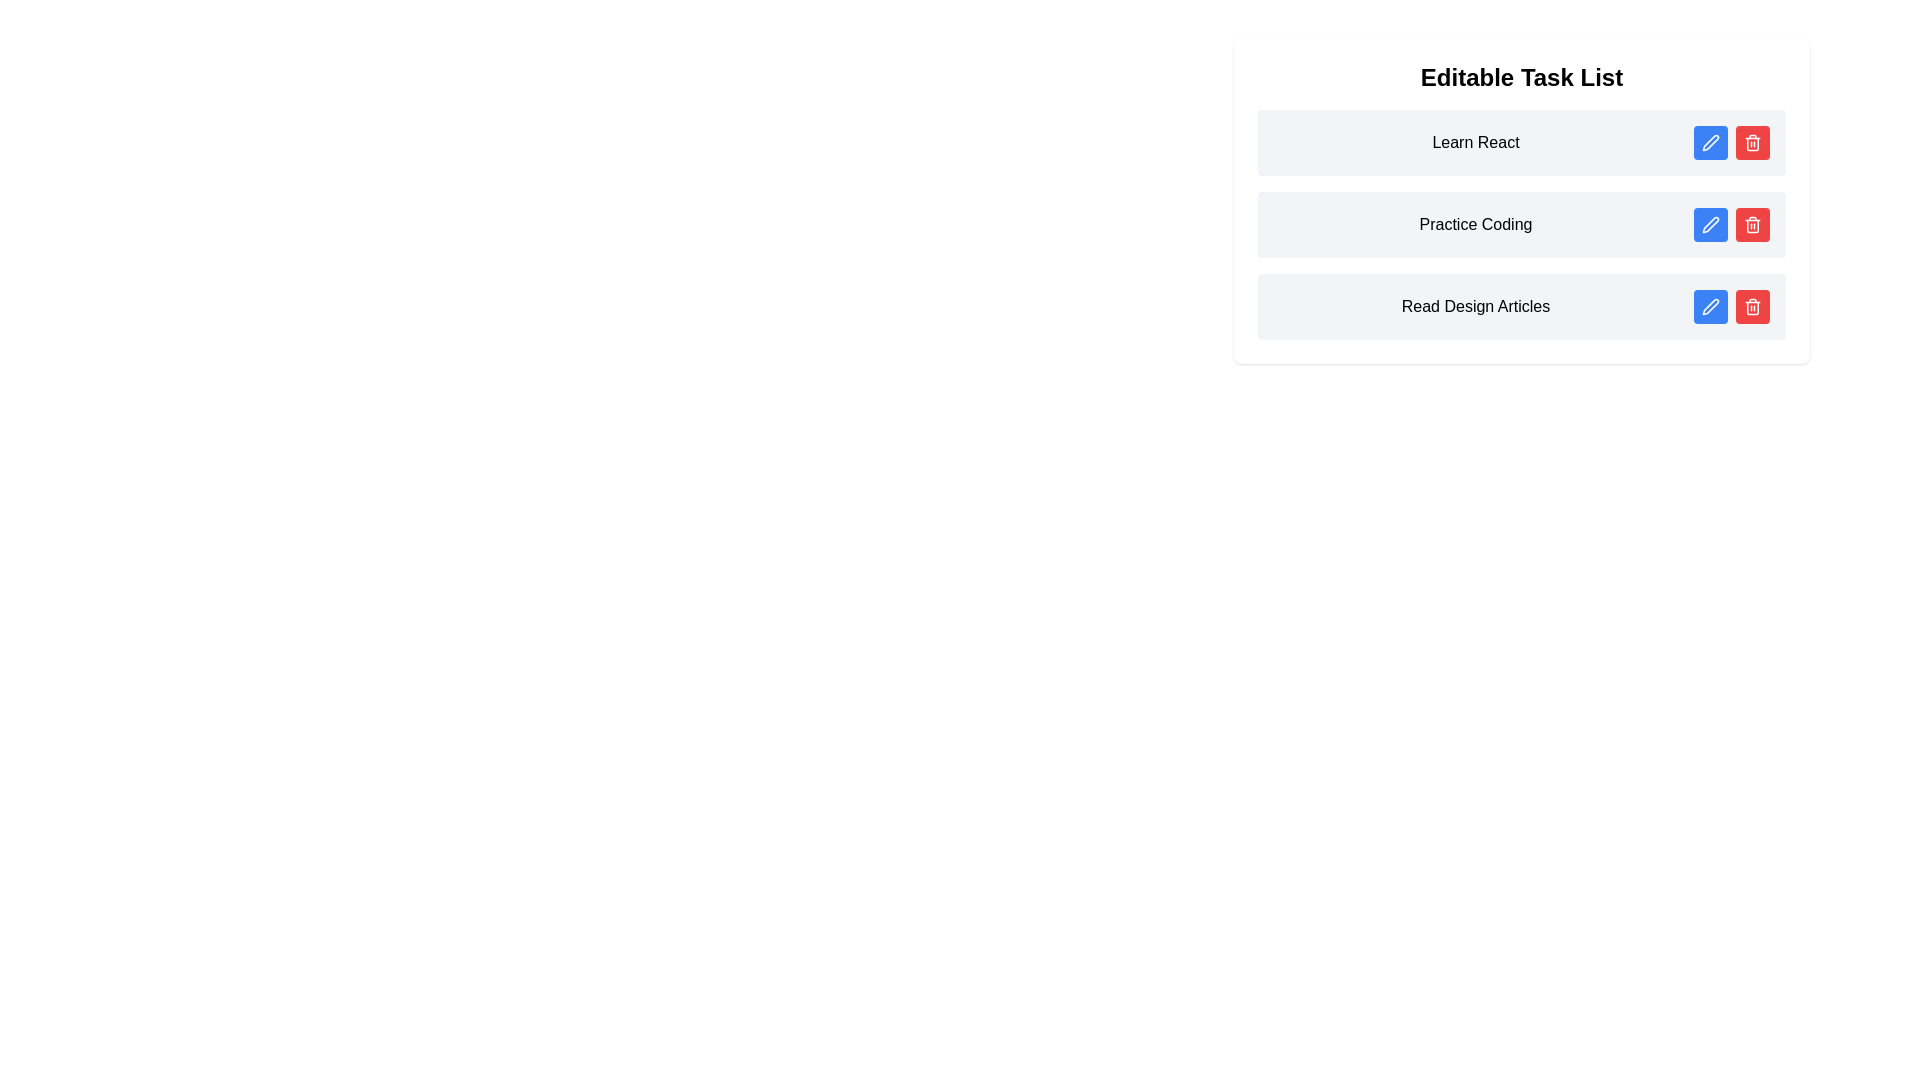 Image resolution: width=1920 pixels, height=1080 pixels. What do you see at coordinates (1709, 141) in the screenshot?
I see `the edit button located in the topmost task row of the task list interface, positioned to the right of the 'Learn React' label and to the left of the red delete button, to change its styling` at bounding box center [1709, 141].